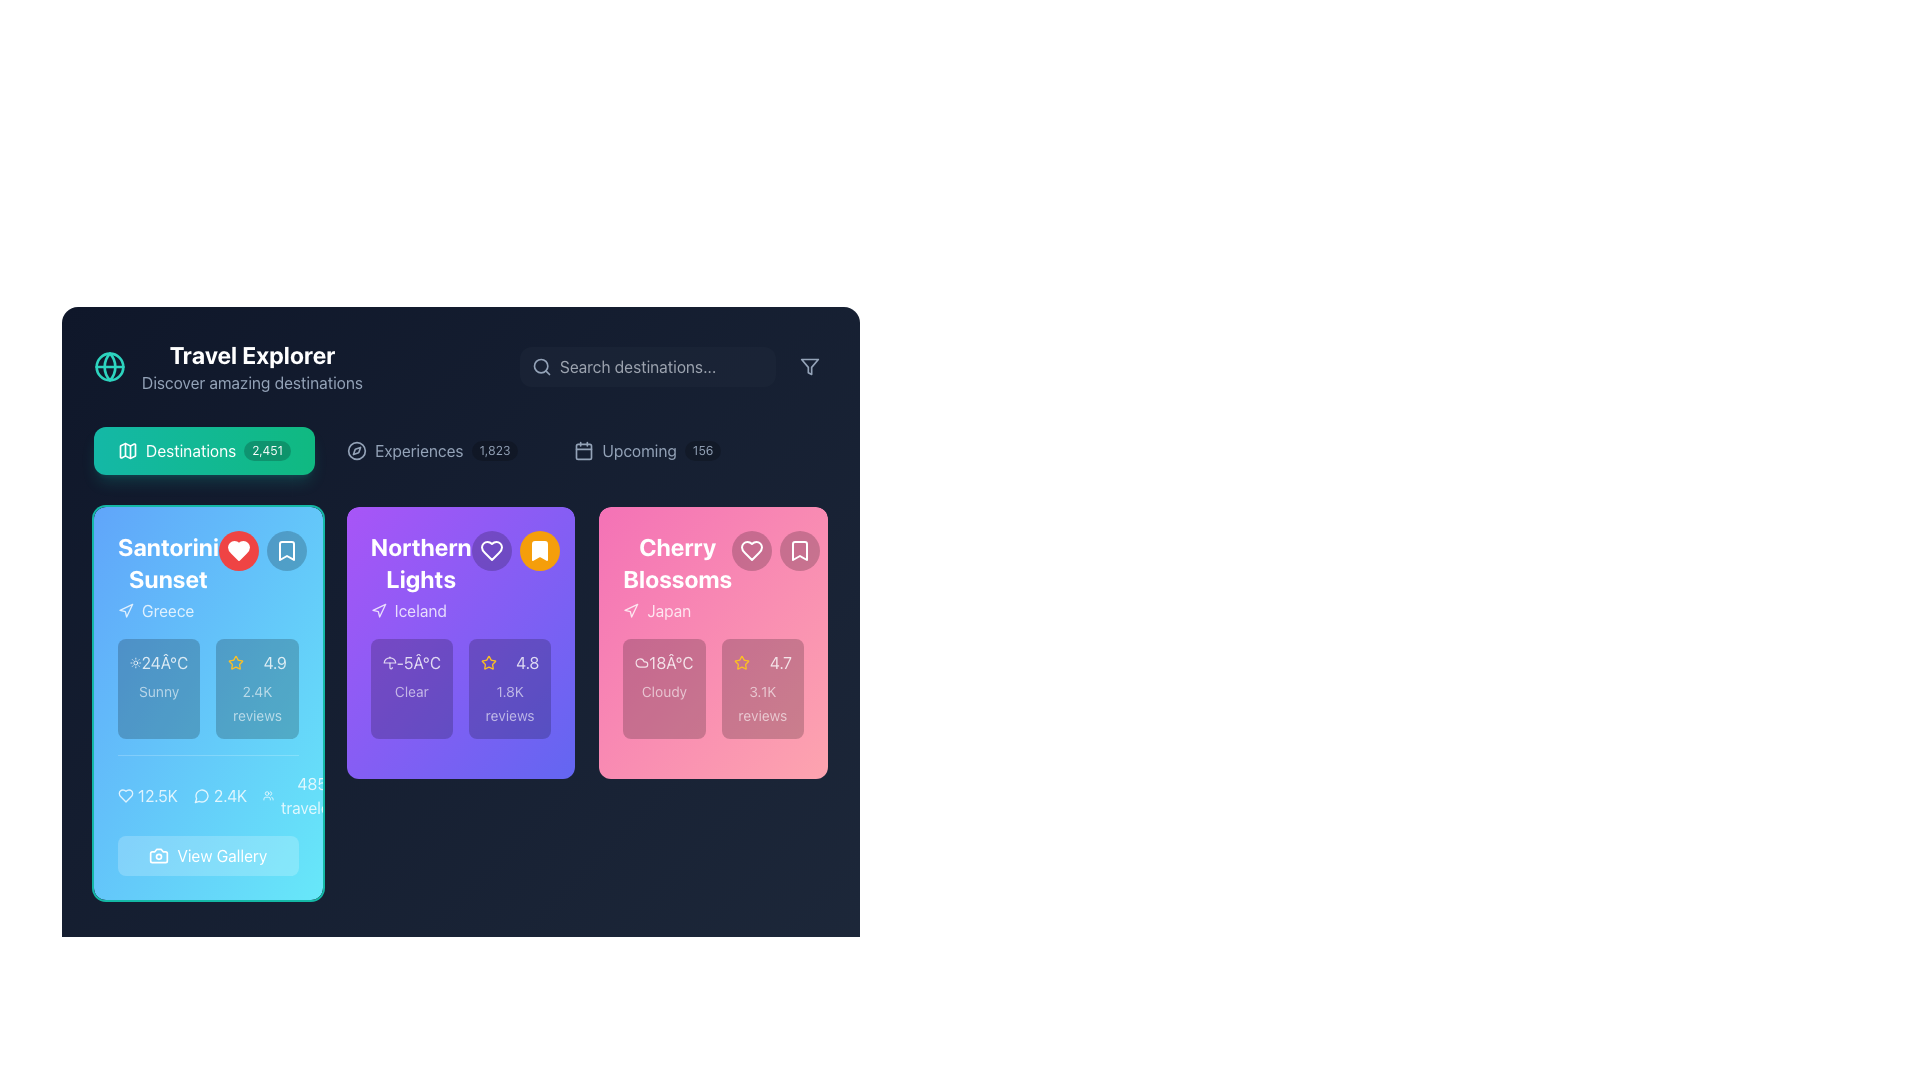 The image size is (1920, 1080). What do you see at coordinates (201, 795) in the screenshot?
I see `the comment icon located at the bottom of the blue card titled 'Santorini Sunset' in the first column, next to the numeric text displaying '2.4K'` at bounding box center [201, 795].